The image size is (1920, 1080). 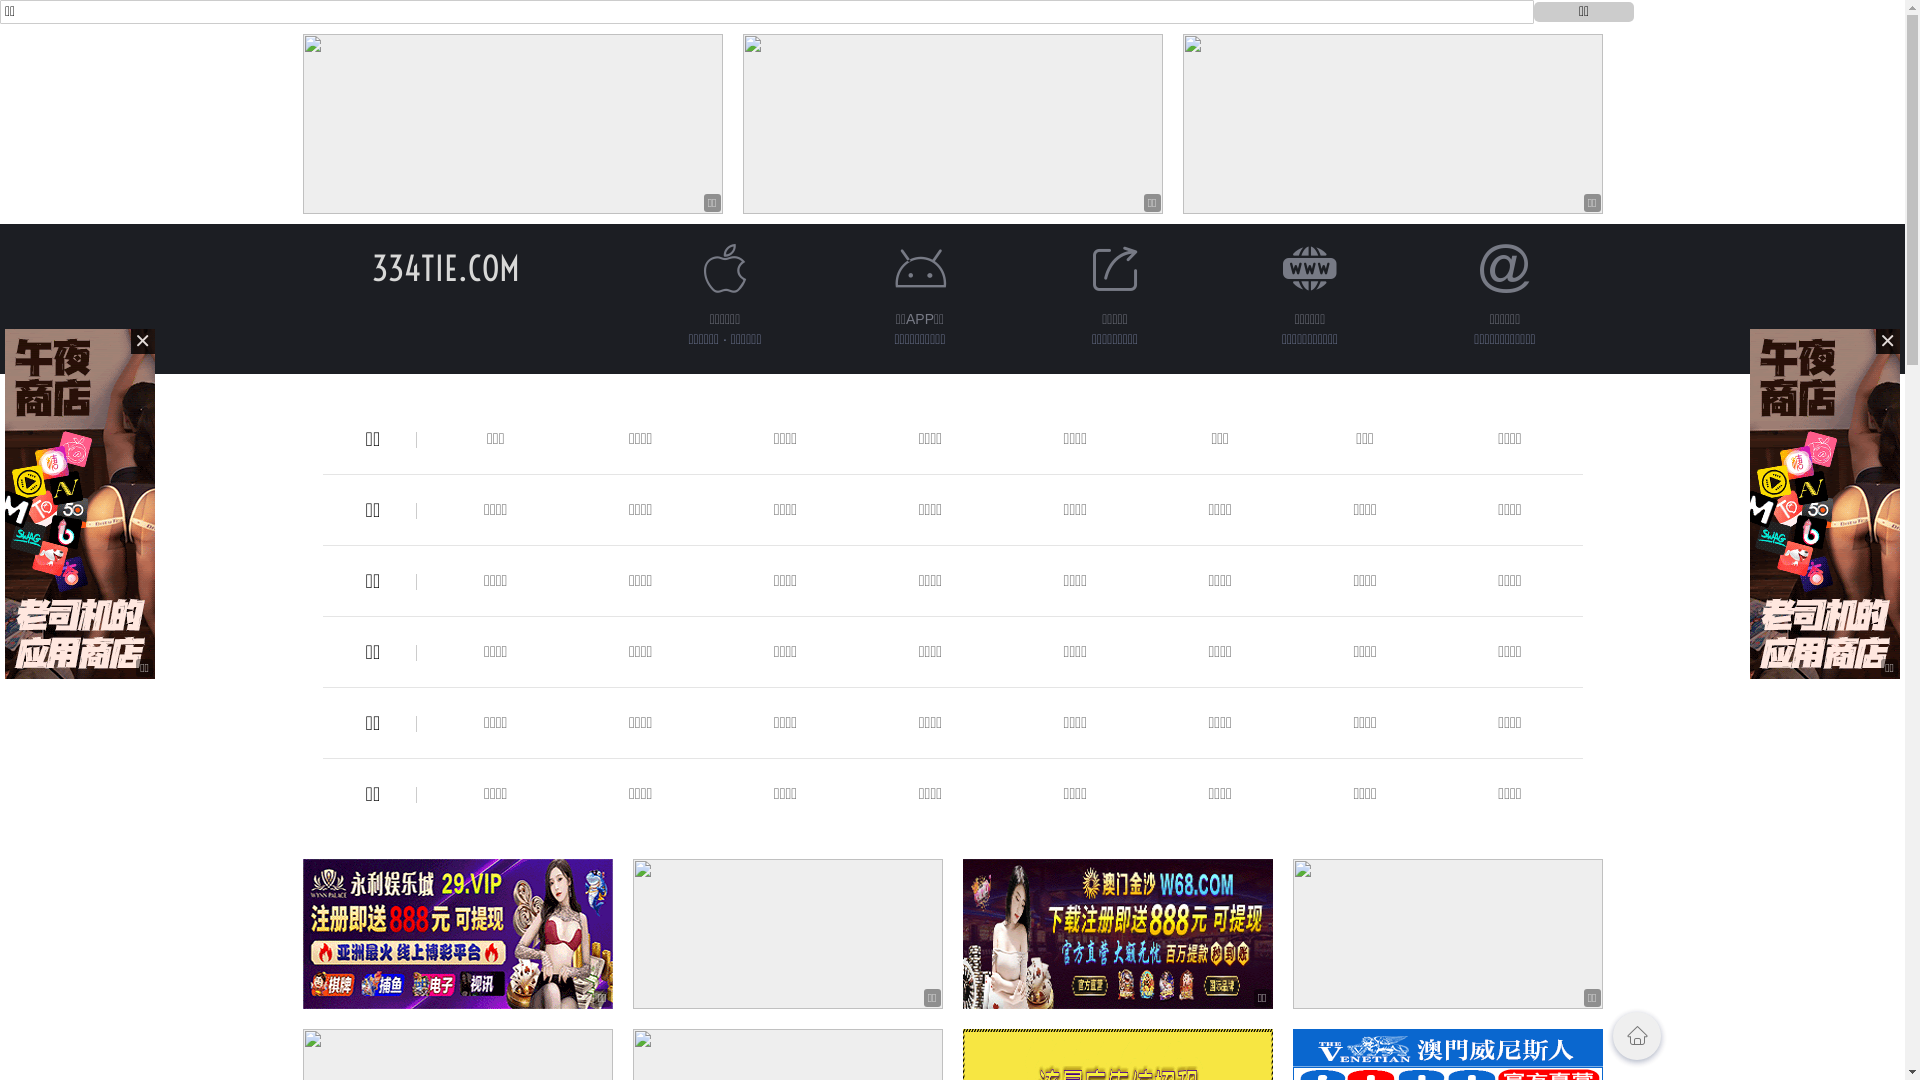 What do you see at coordinates (445, 267) in the screenshot?
I see `'334TIE.COM'` at bounding box center [445, 267].